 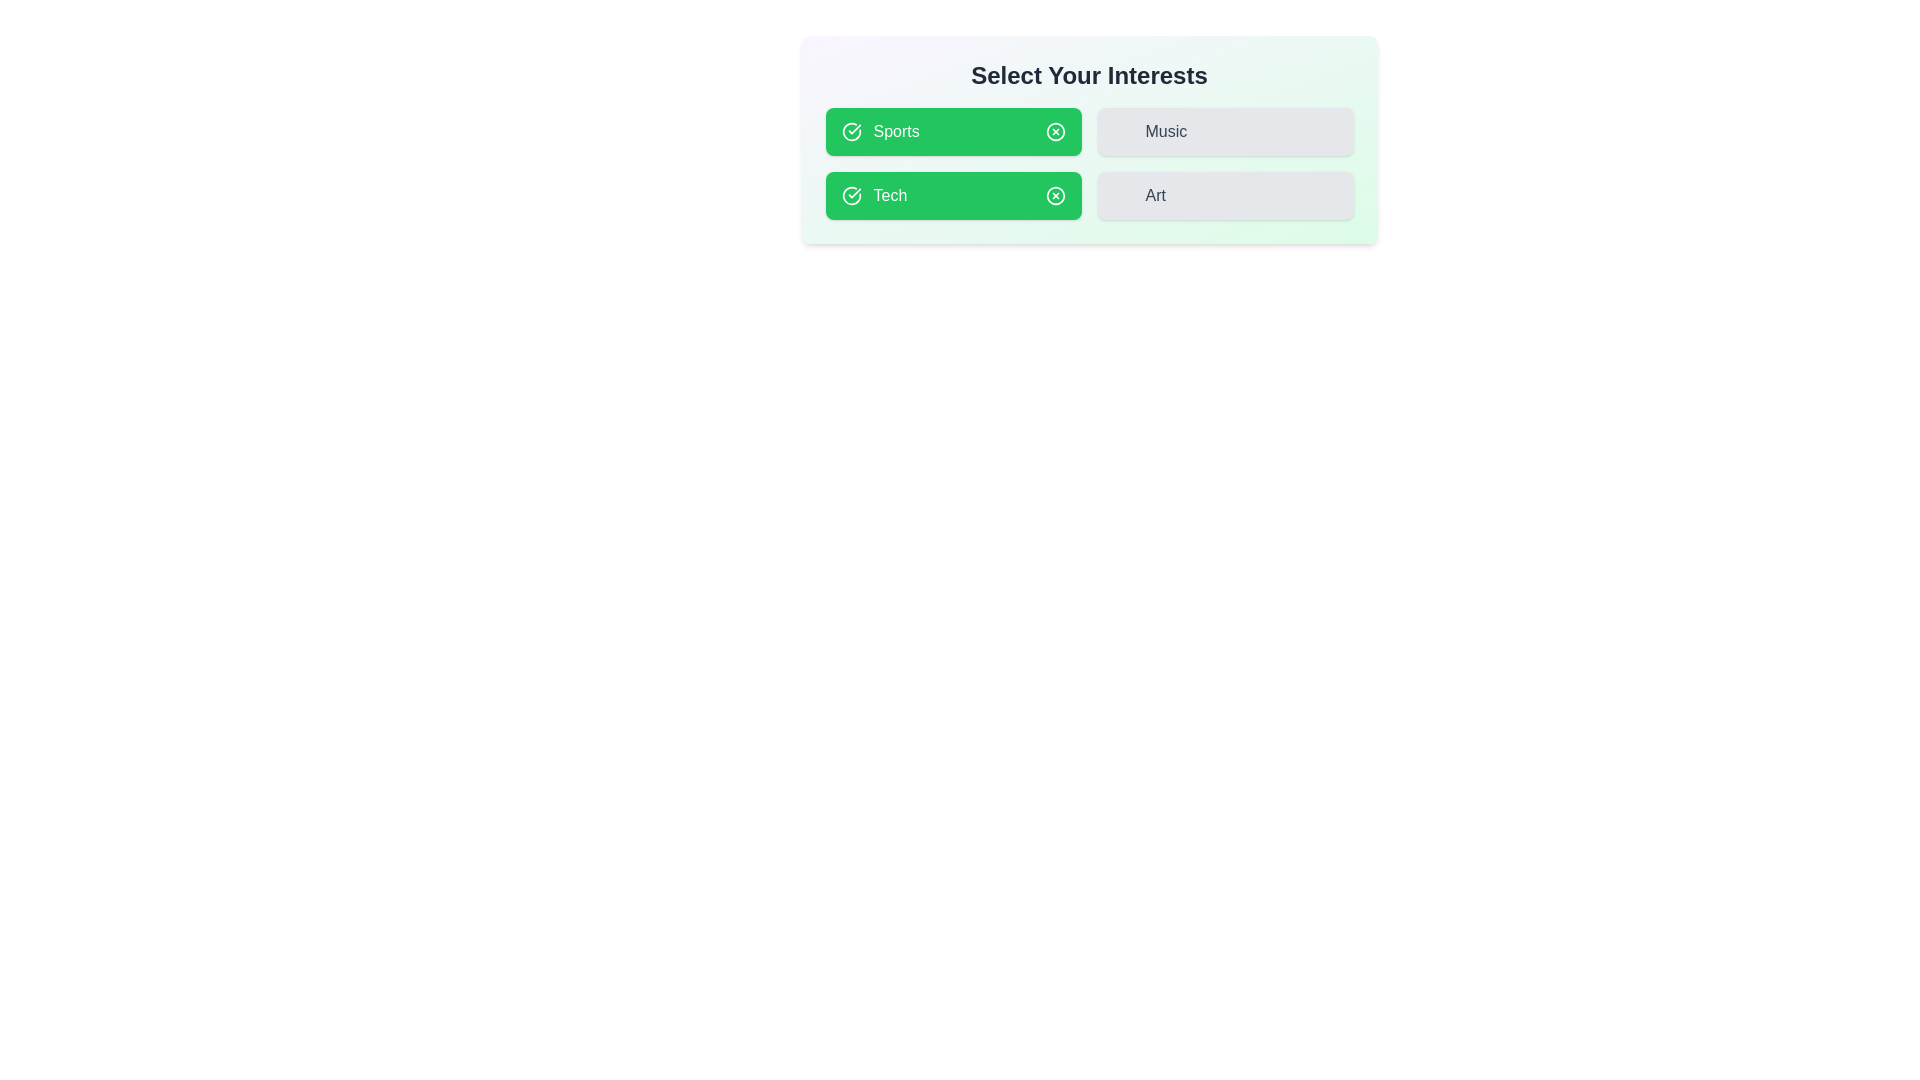 What do you see at coordinates (952, 131) in the screenshot?
I see `the button corresponding to the interest Sports to toggle its selection state` at bounding box center [952, 131].